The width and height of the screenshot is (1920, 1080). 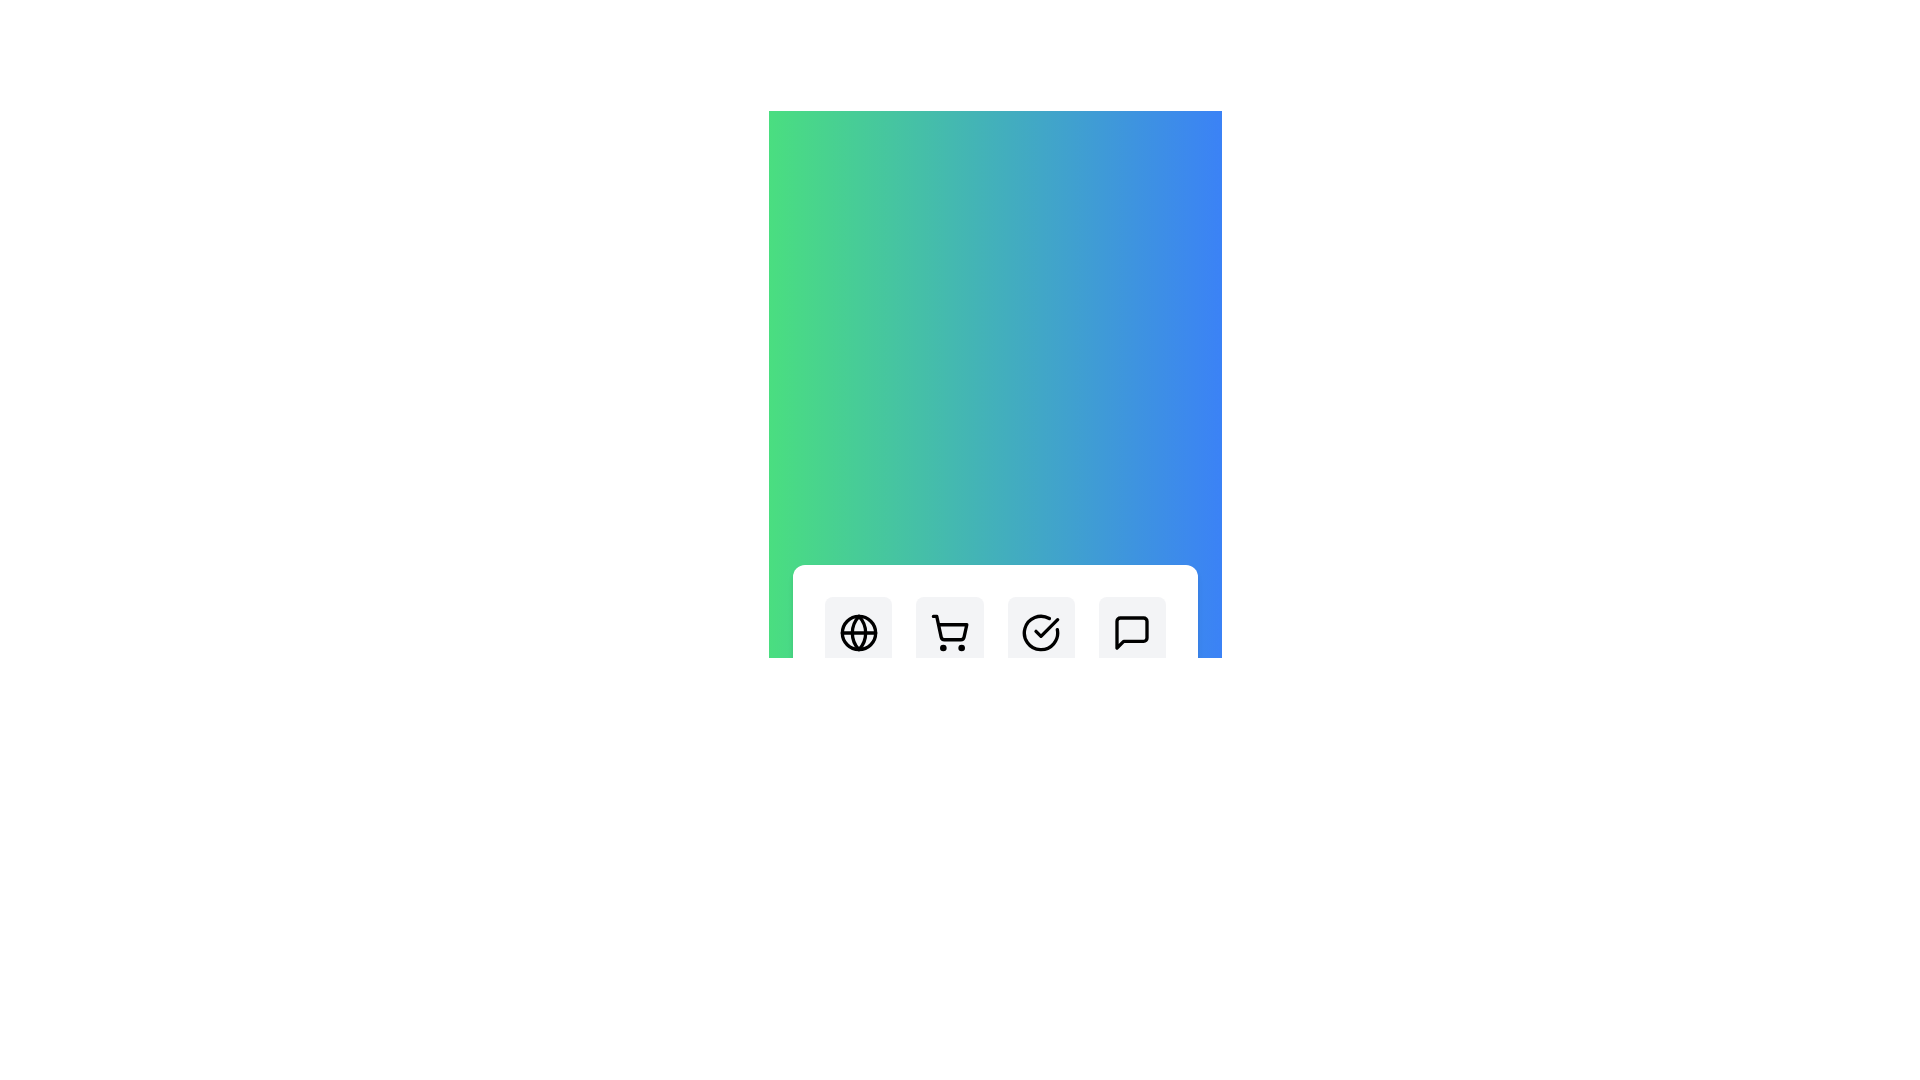 I want to click on the shopping cart icon located in the bottom row of the grid layout, so click(x=948, y=632).